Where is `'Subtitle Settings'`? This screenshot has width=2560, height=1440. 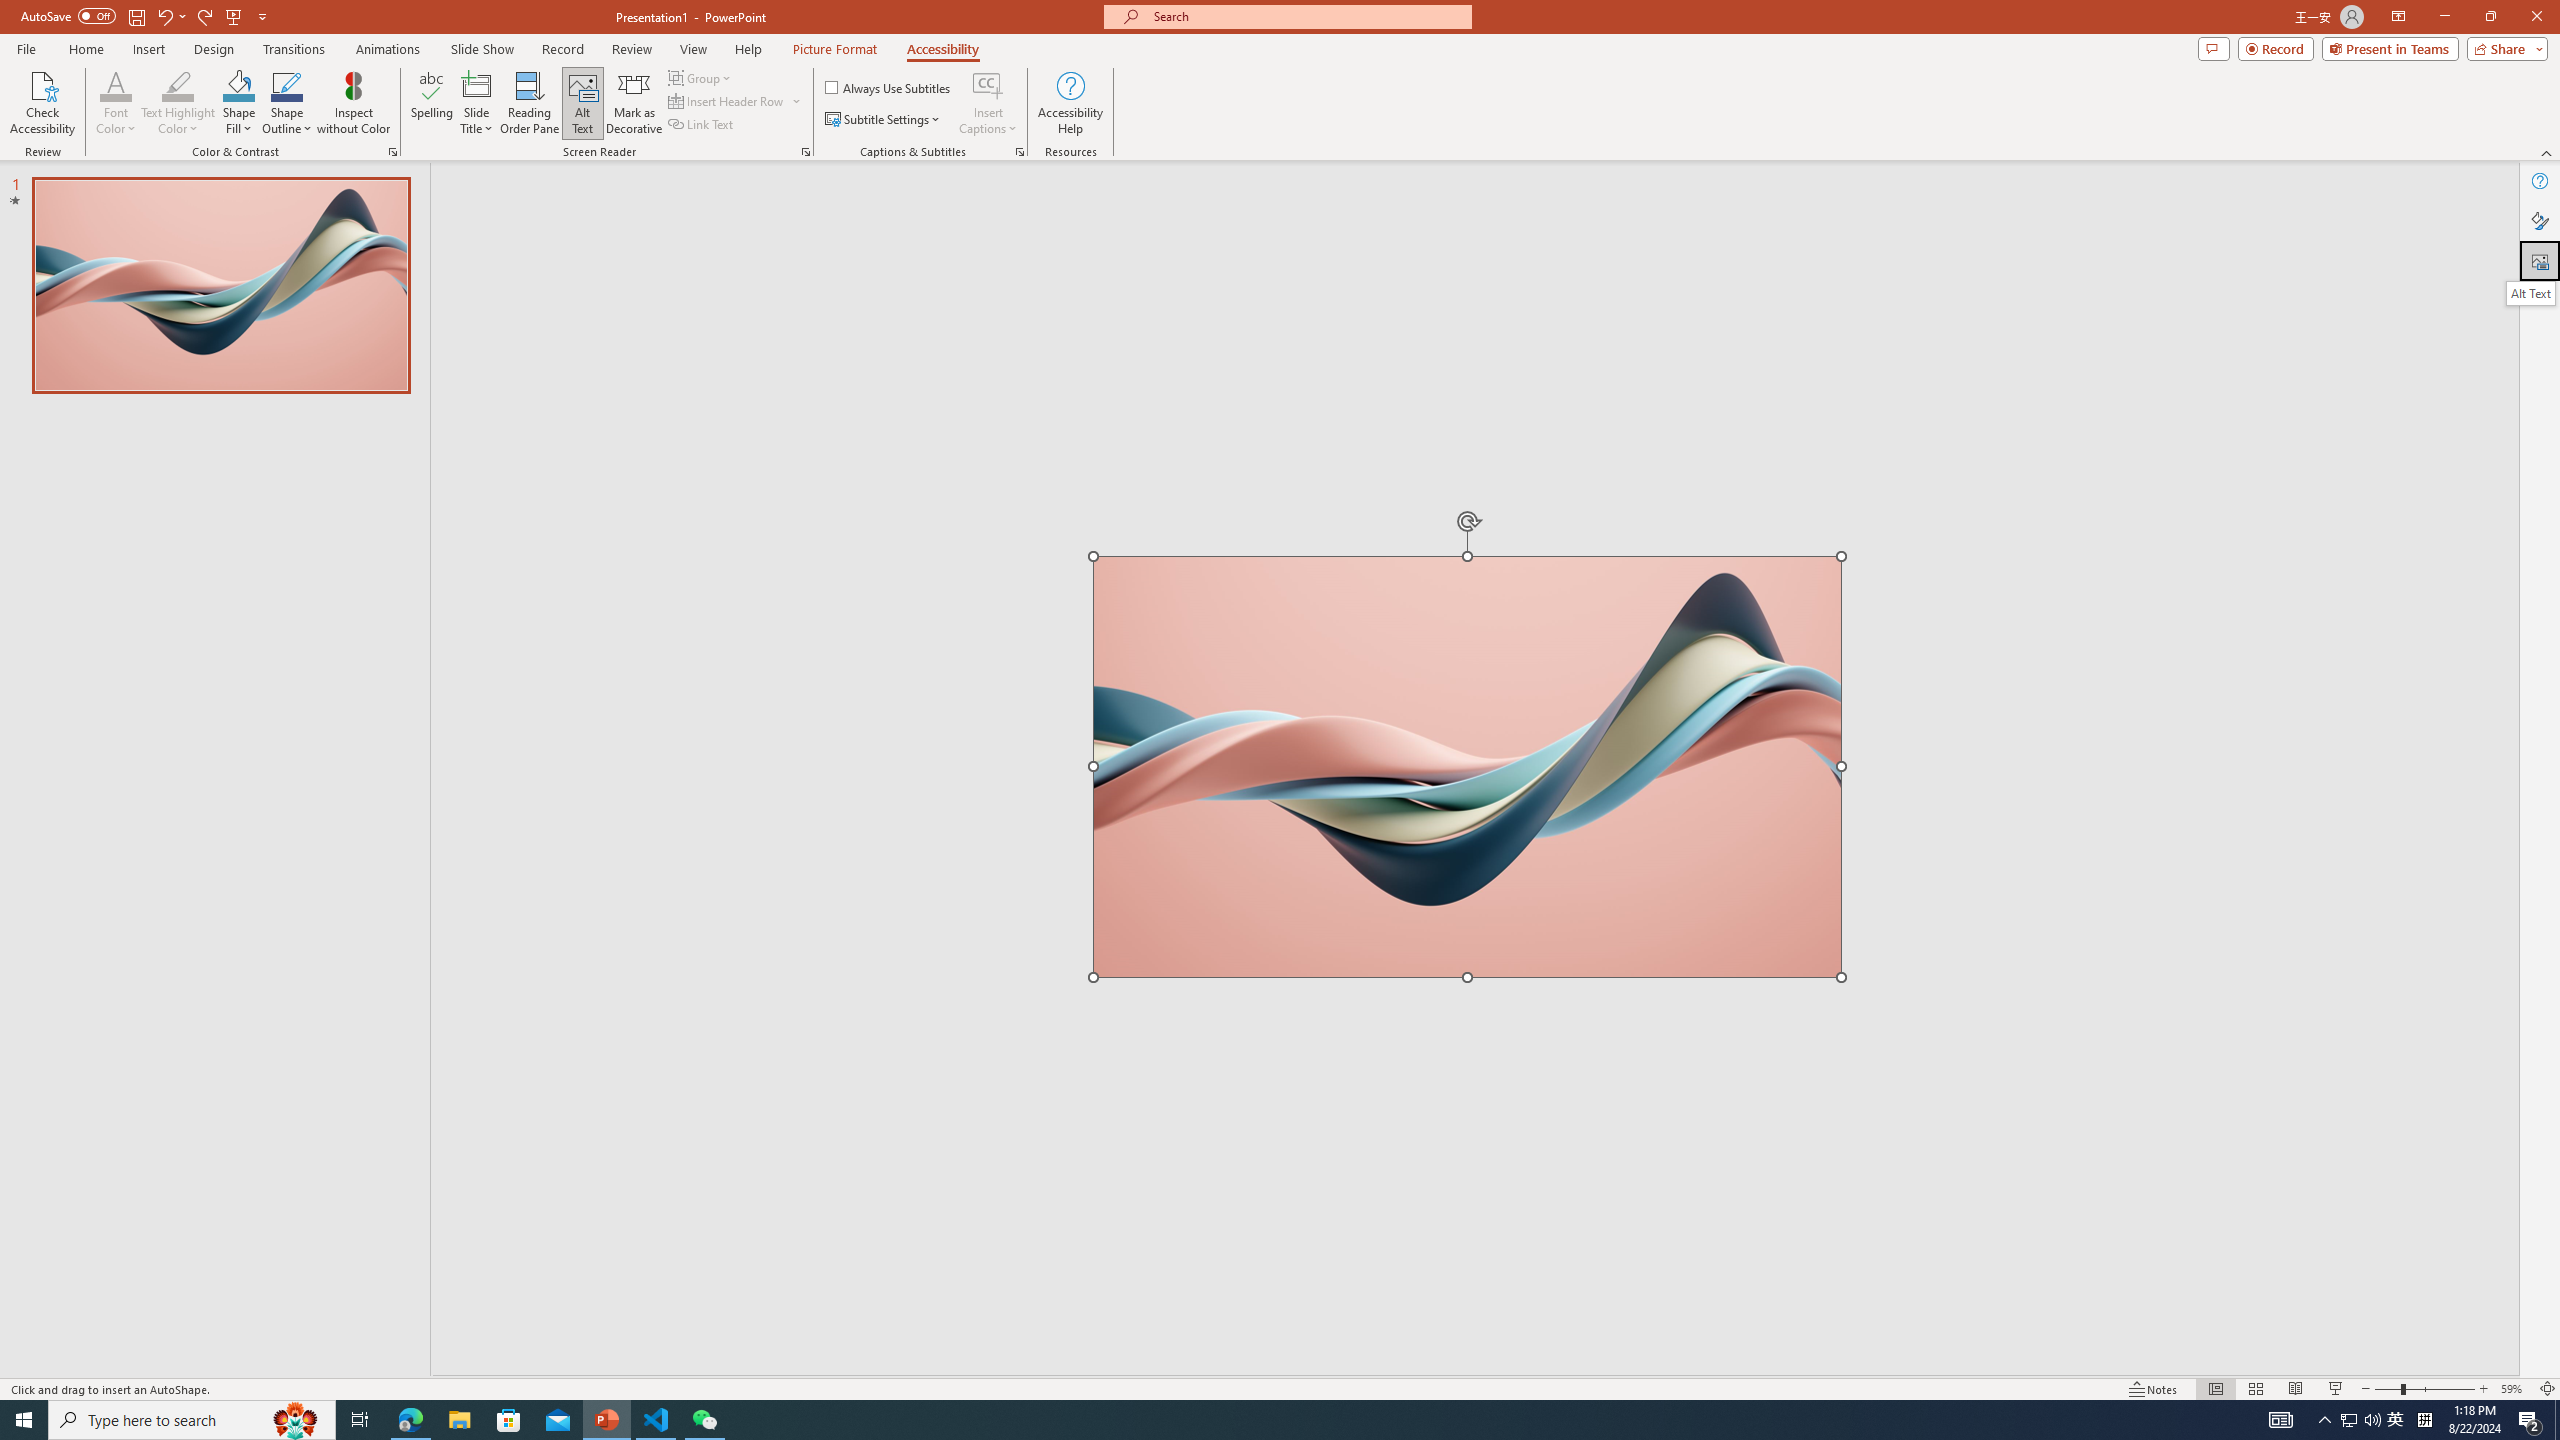 'Subtitle Settings' is located at coordinates (884, 118).